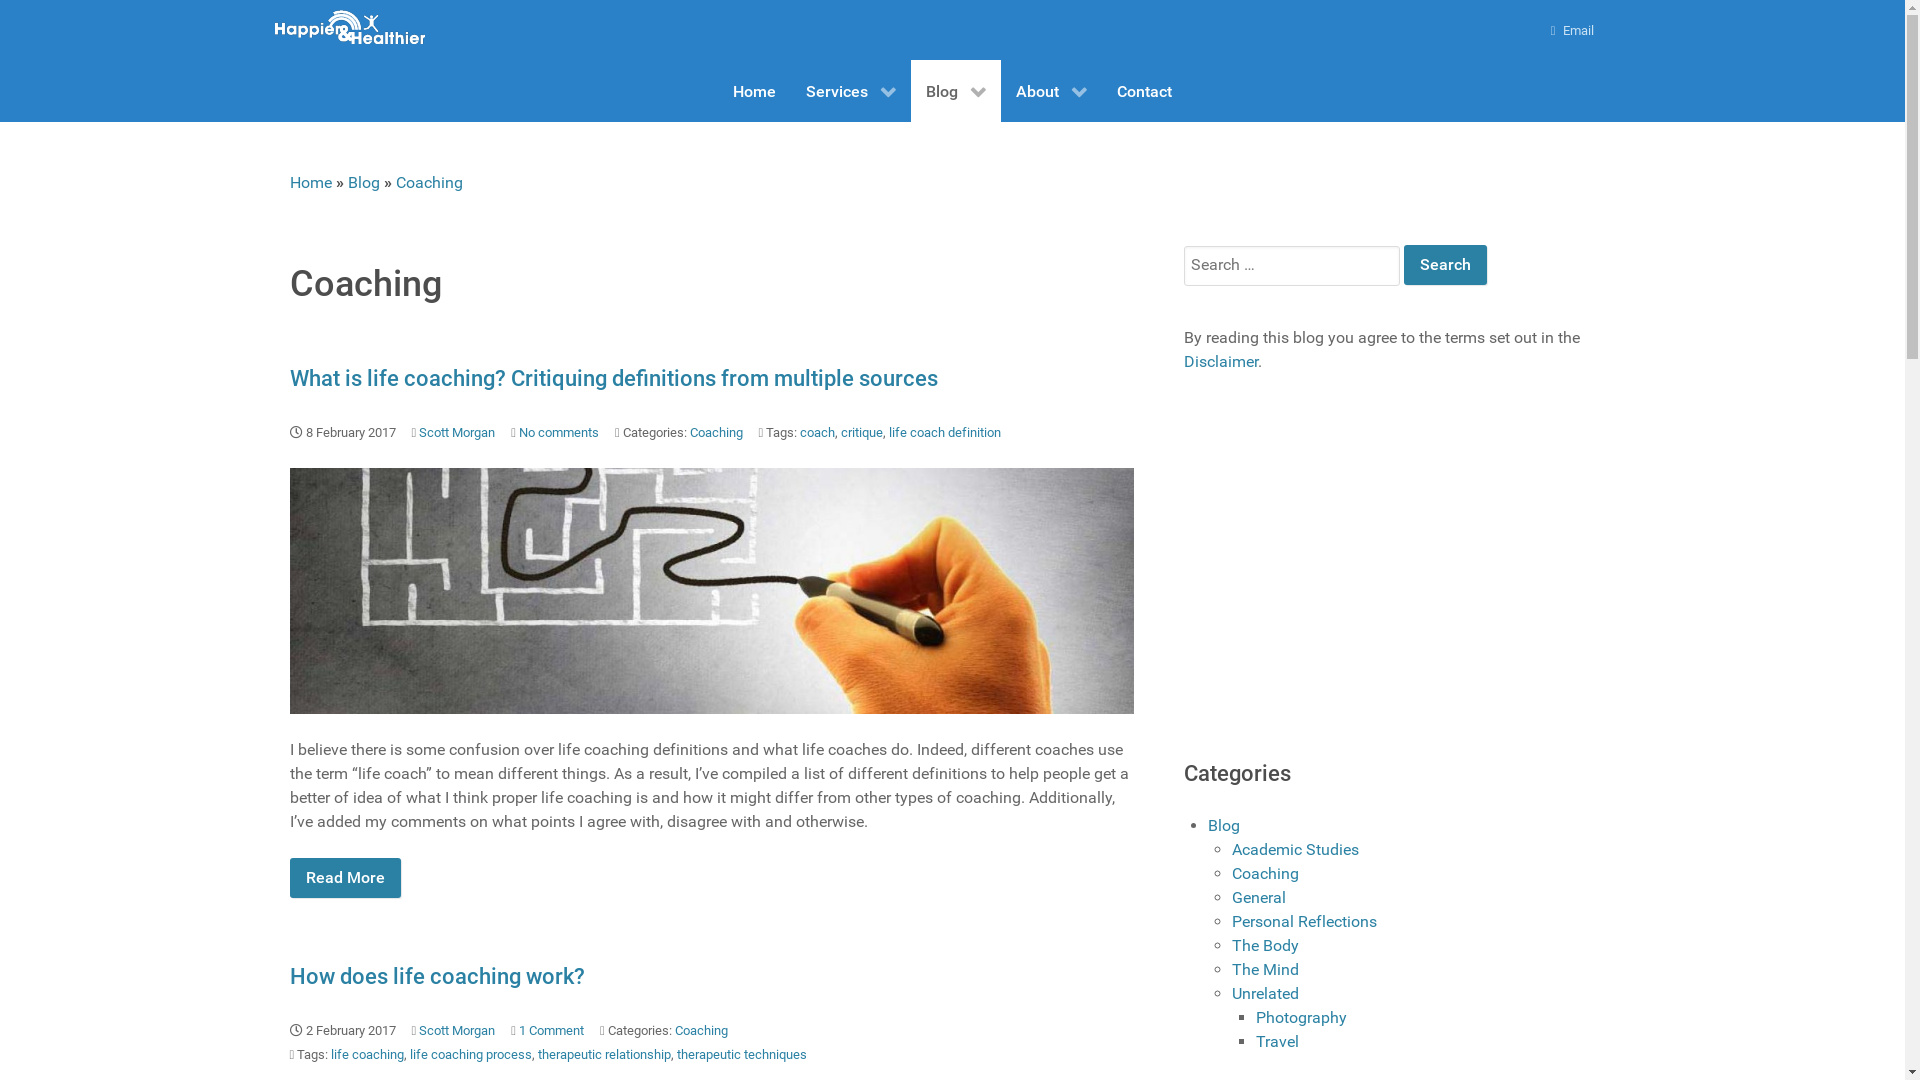  What do you see at coordinates (1276, 1040) in the screenshot?
I see `'Travel'` at bounding box center [1276, 1040].